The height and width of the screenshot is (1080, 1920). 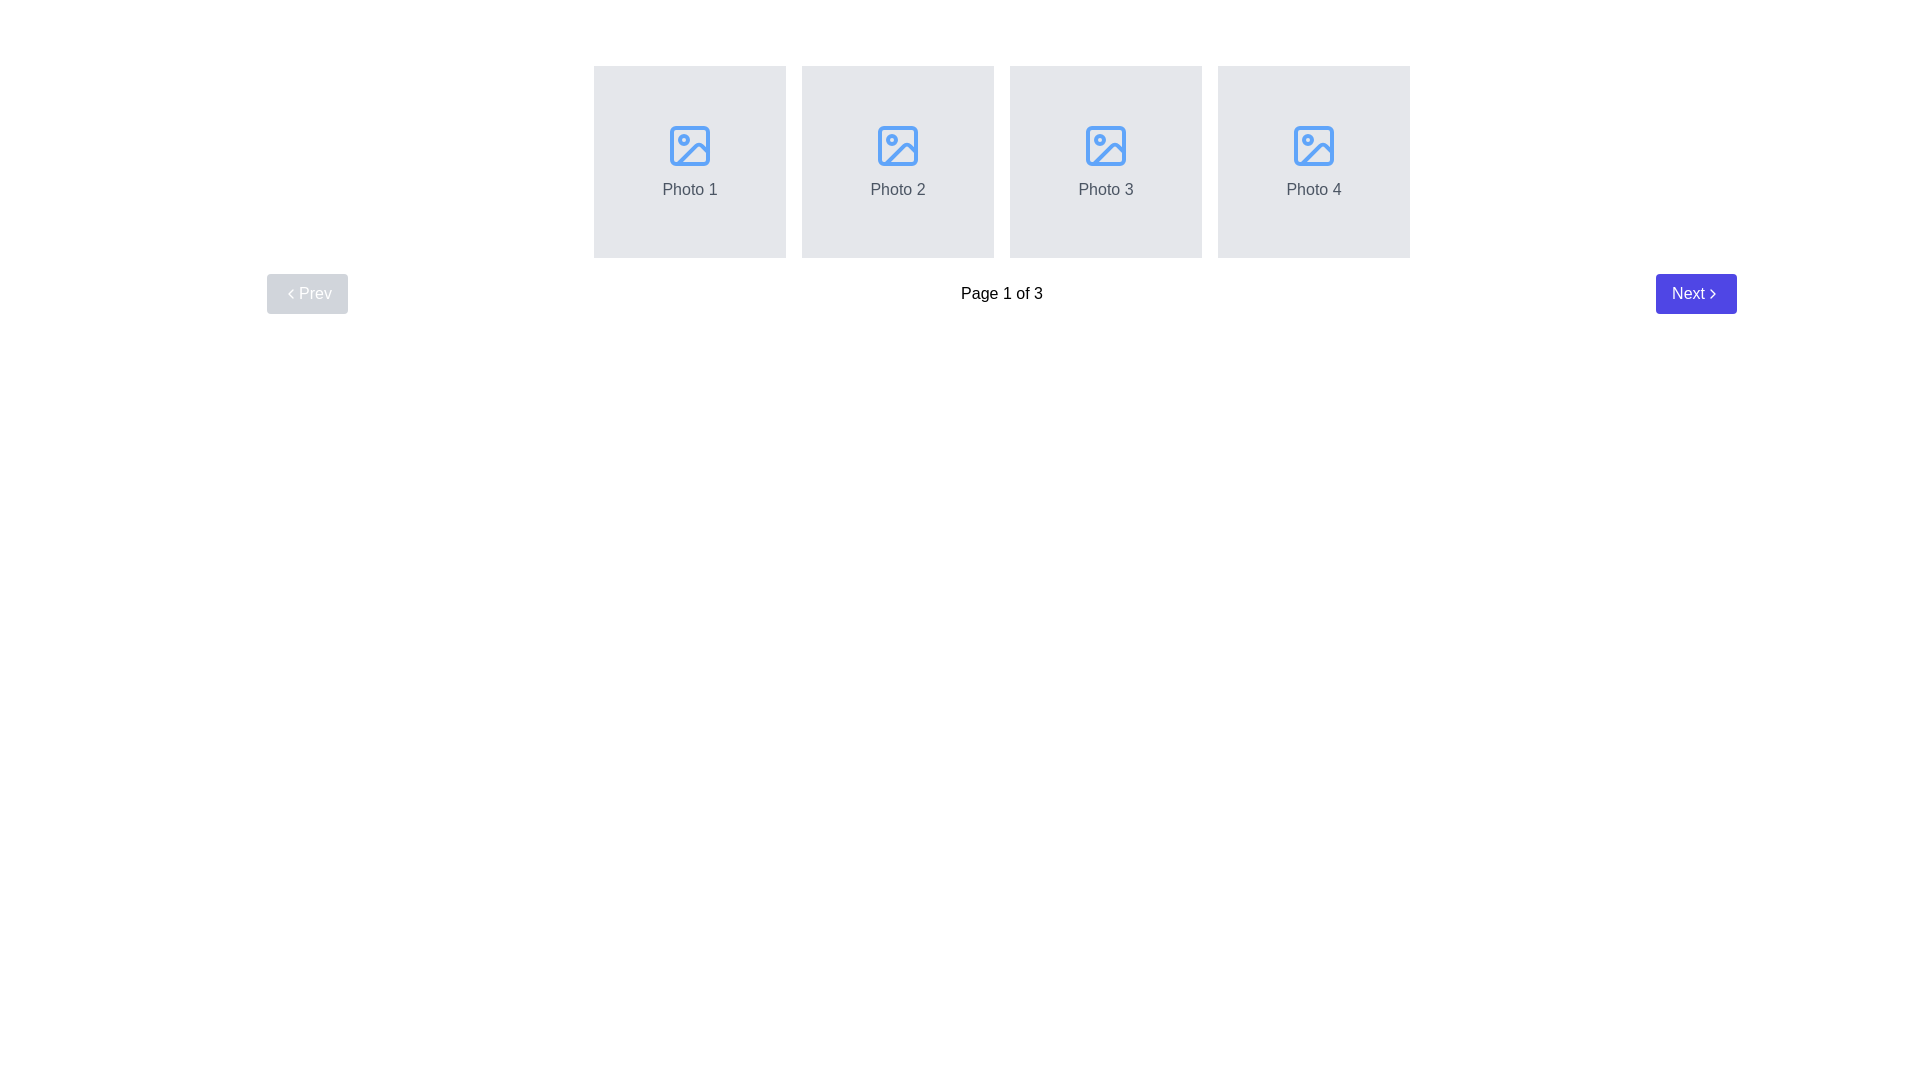 What do you see at coordinates (690, 145) in the screenshot?
I see `the blue image icon located inside the first gray square, which has the label 'Photo 1' at its bottom` at bounding box center [690, 145].